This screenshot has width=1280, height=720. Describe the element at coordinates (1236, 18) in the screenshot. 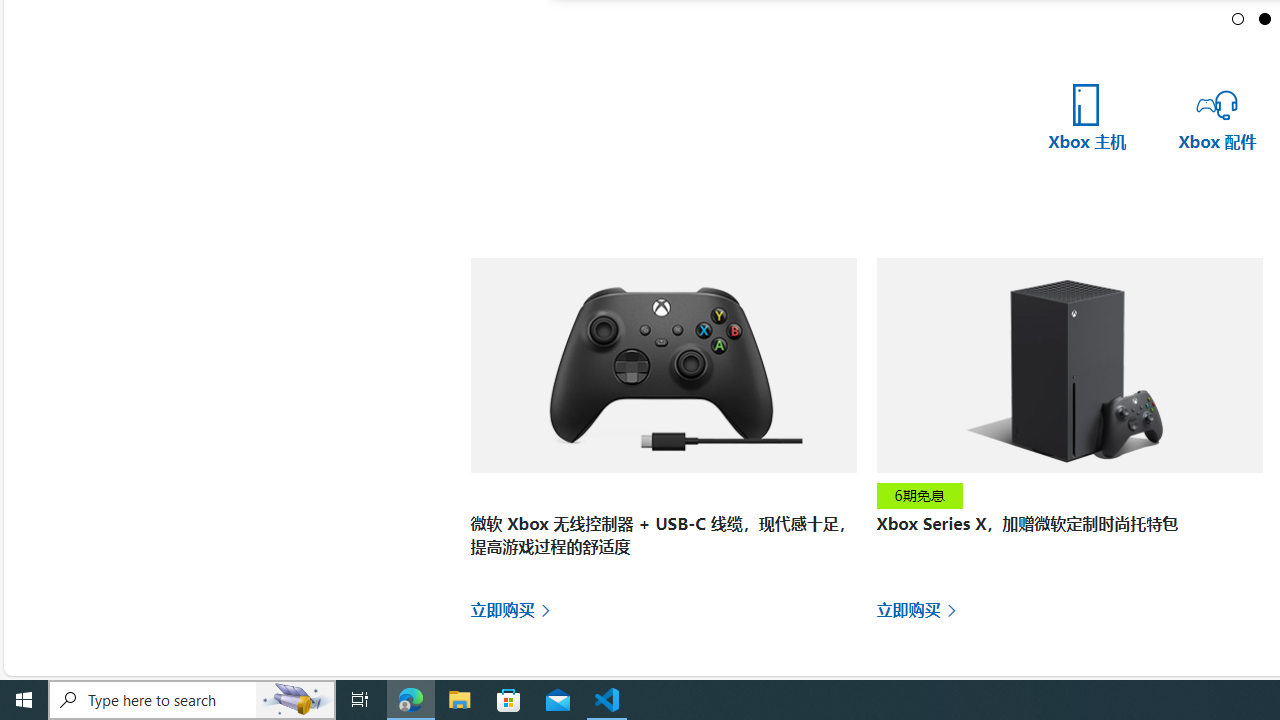

I see `'Go to slide 1'` at that location.